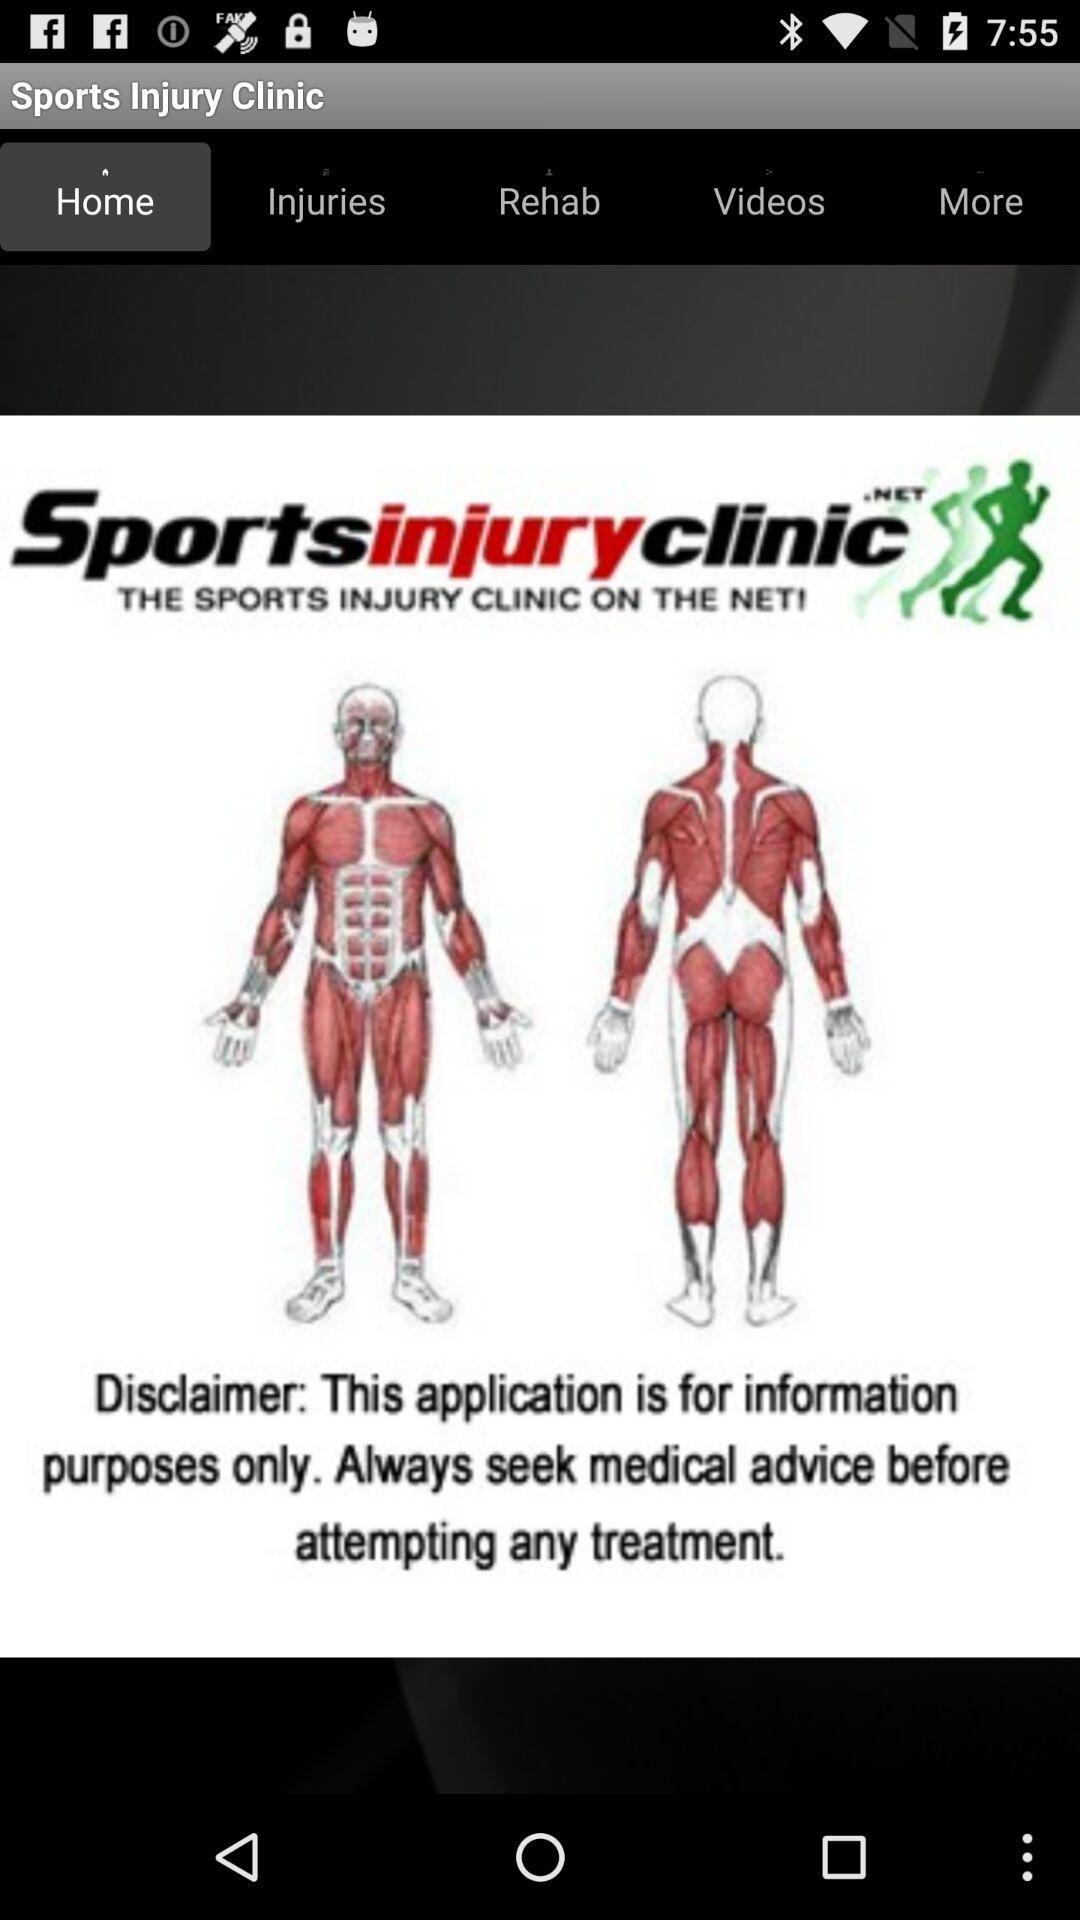 The image size is (1080, 1920). I want to click on the rehab item, so click(549, 196).